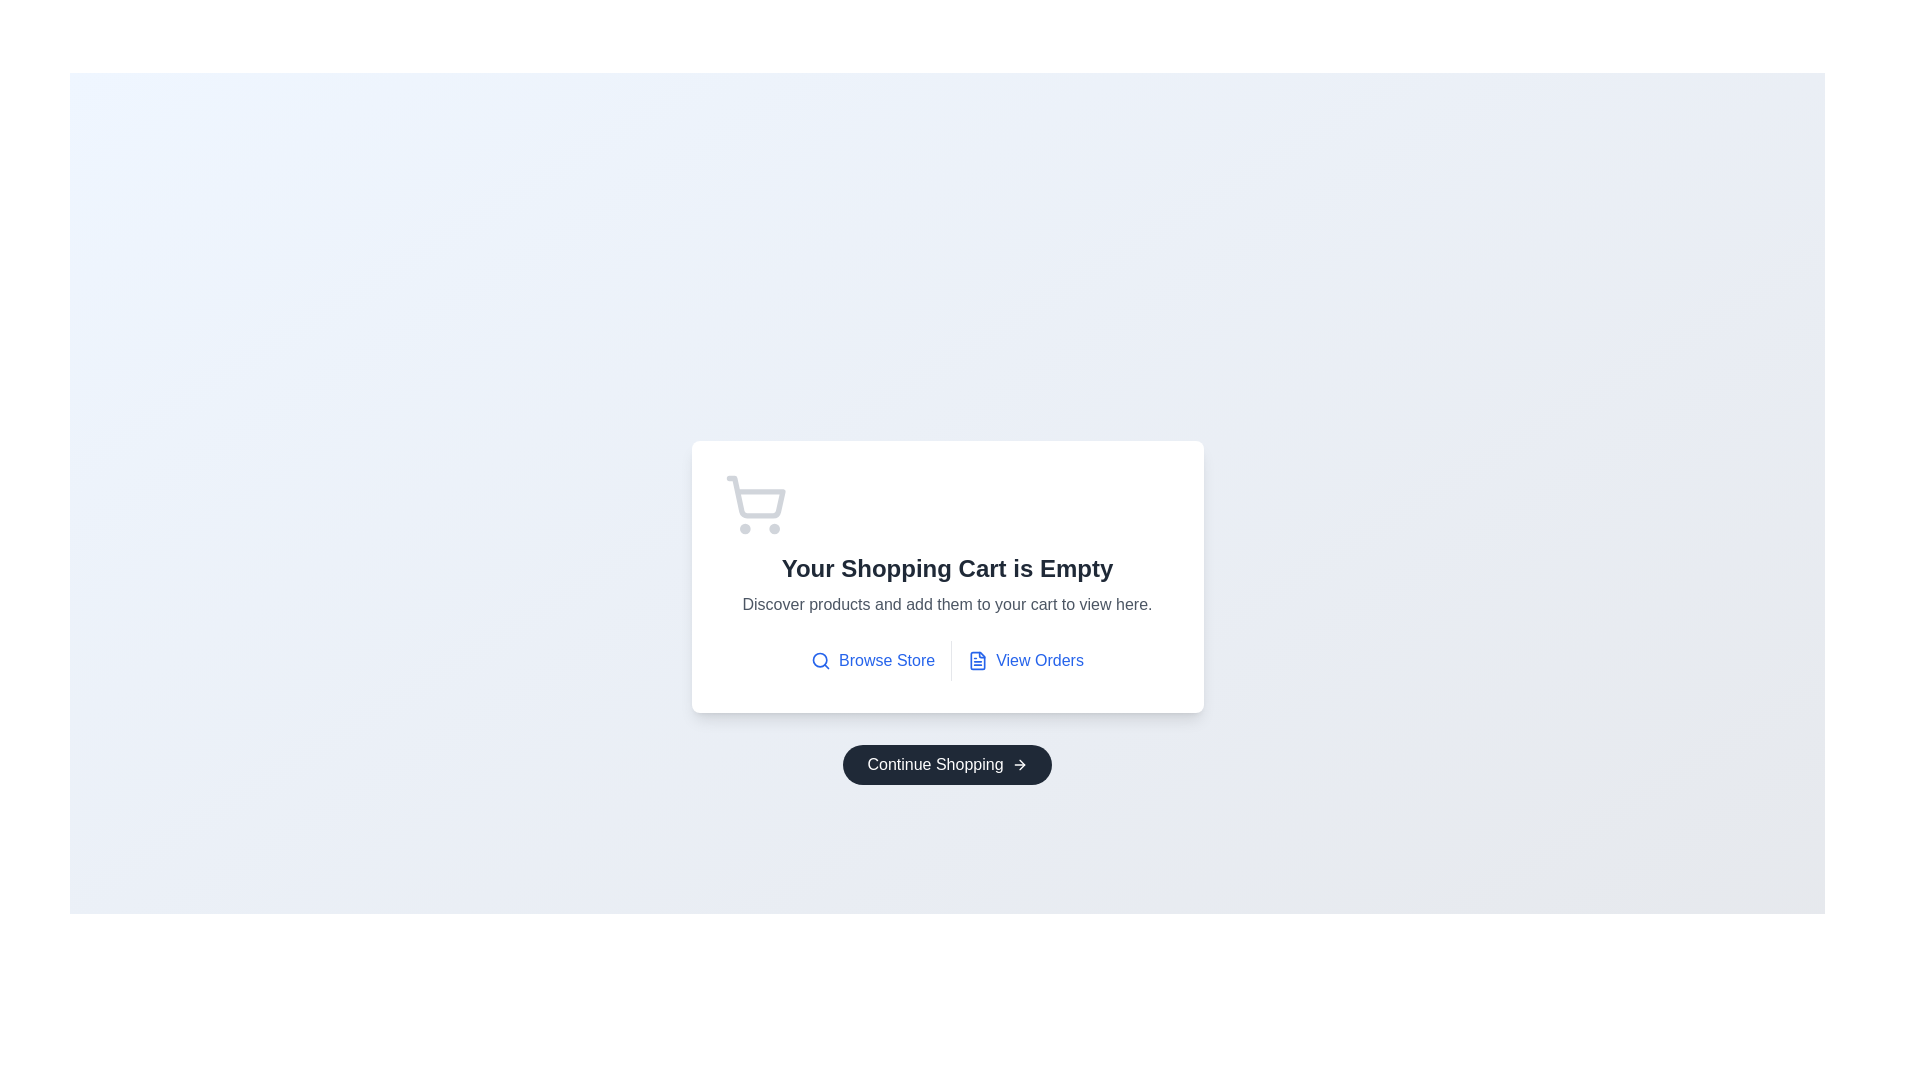 The height and width of the screenshot is (1080, 1920). What do you see at coordinates (873, 660) in the screenshot?
I see `the leftmost button in the row beneath 'Your Shopping Cart is Empty'` at bounding box center [873, 660].